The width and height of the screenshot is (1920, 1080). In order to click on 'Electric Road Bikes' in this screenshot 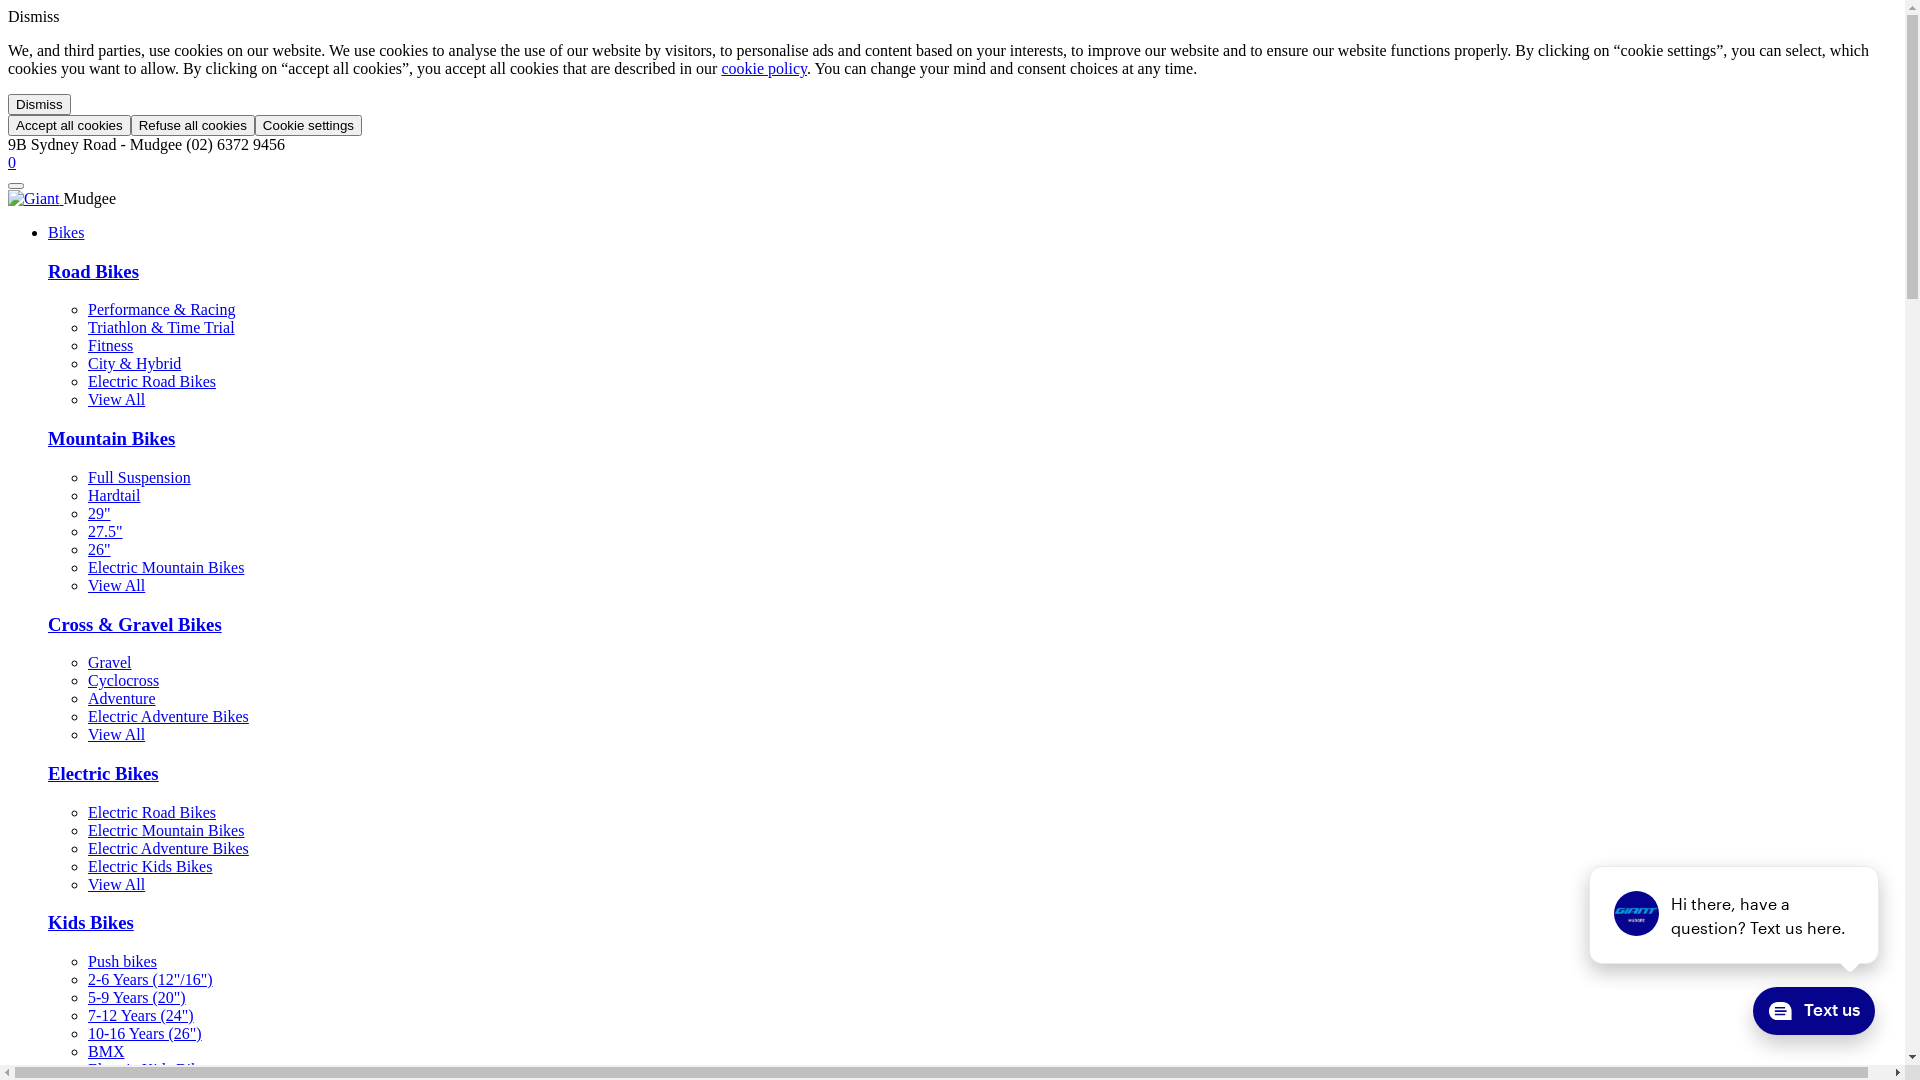, I will do `click(151, 381)`.